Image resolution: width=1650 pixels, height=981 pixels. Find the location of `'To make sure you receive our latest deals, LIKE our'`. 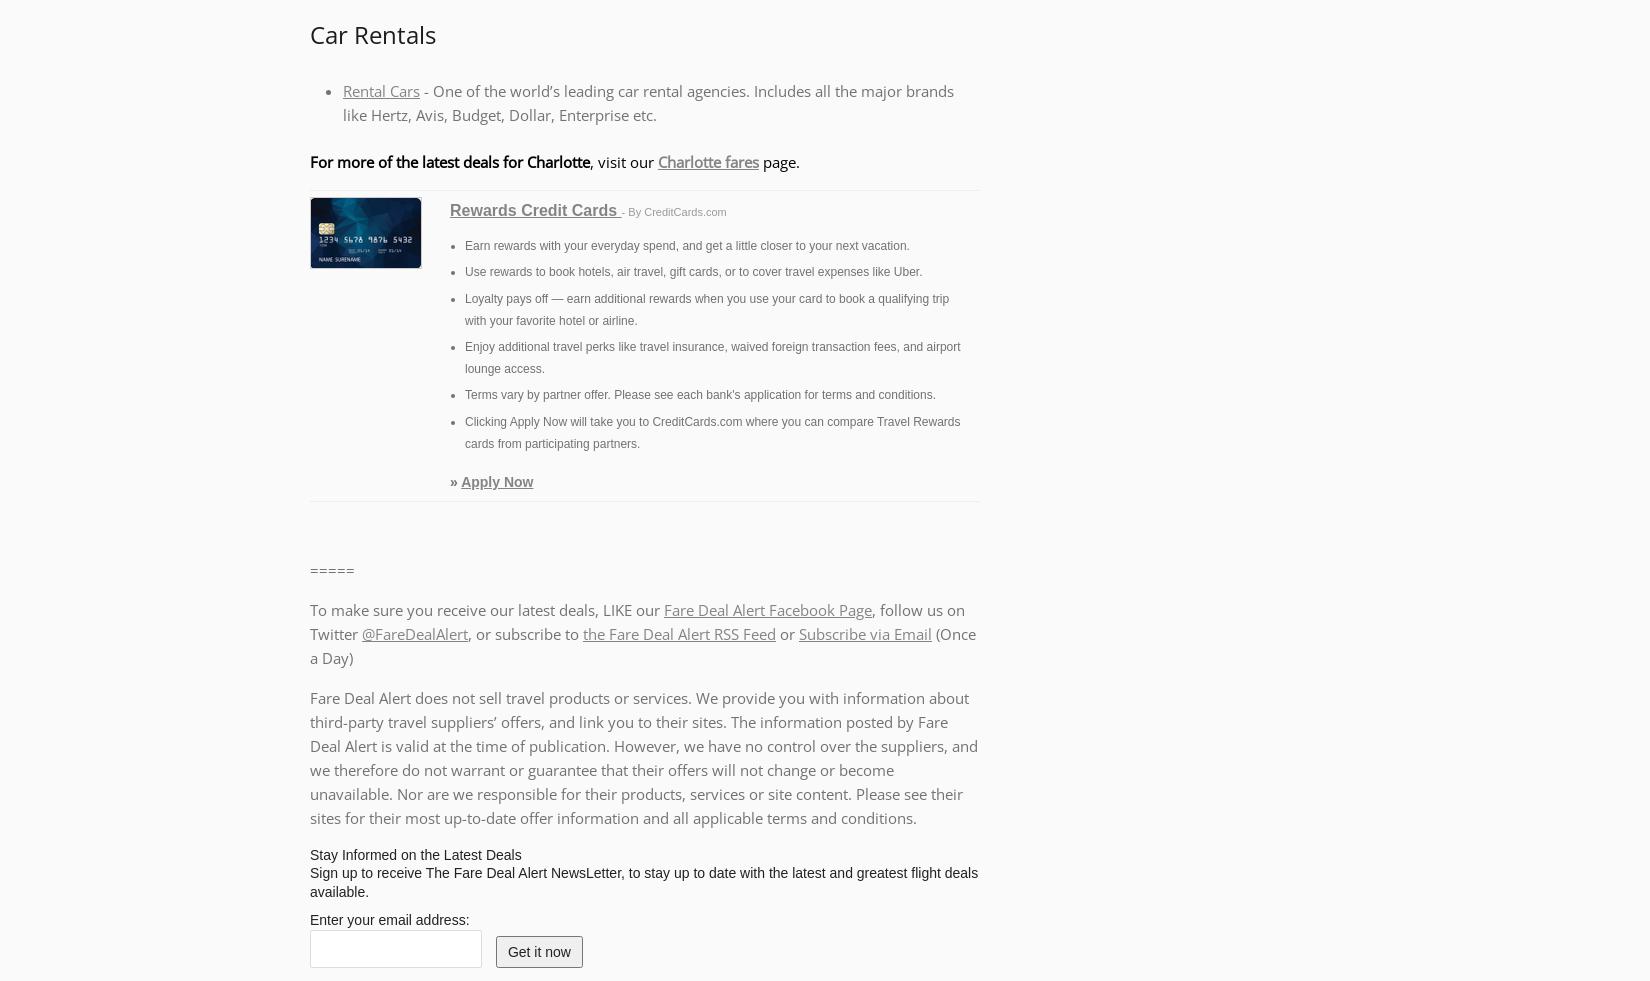

'To make sure you receive our latest deals, LIKE our' is located at coordinates (486, 609).